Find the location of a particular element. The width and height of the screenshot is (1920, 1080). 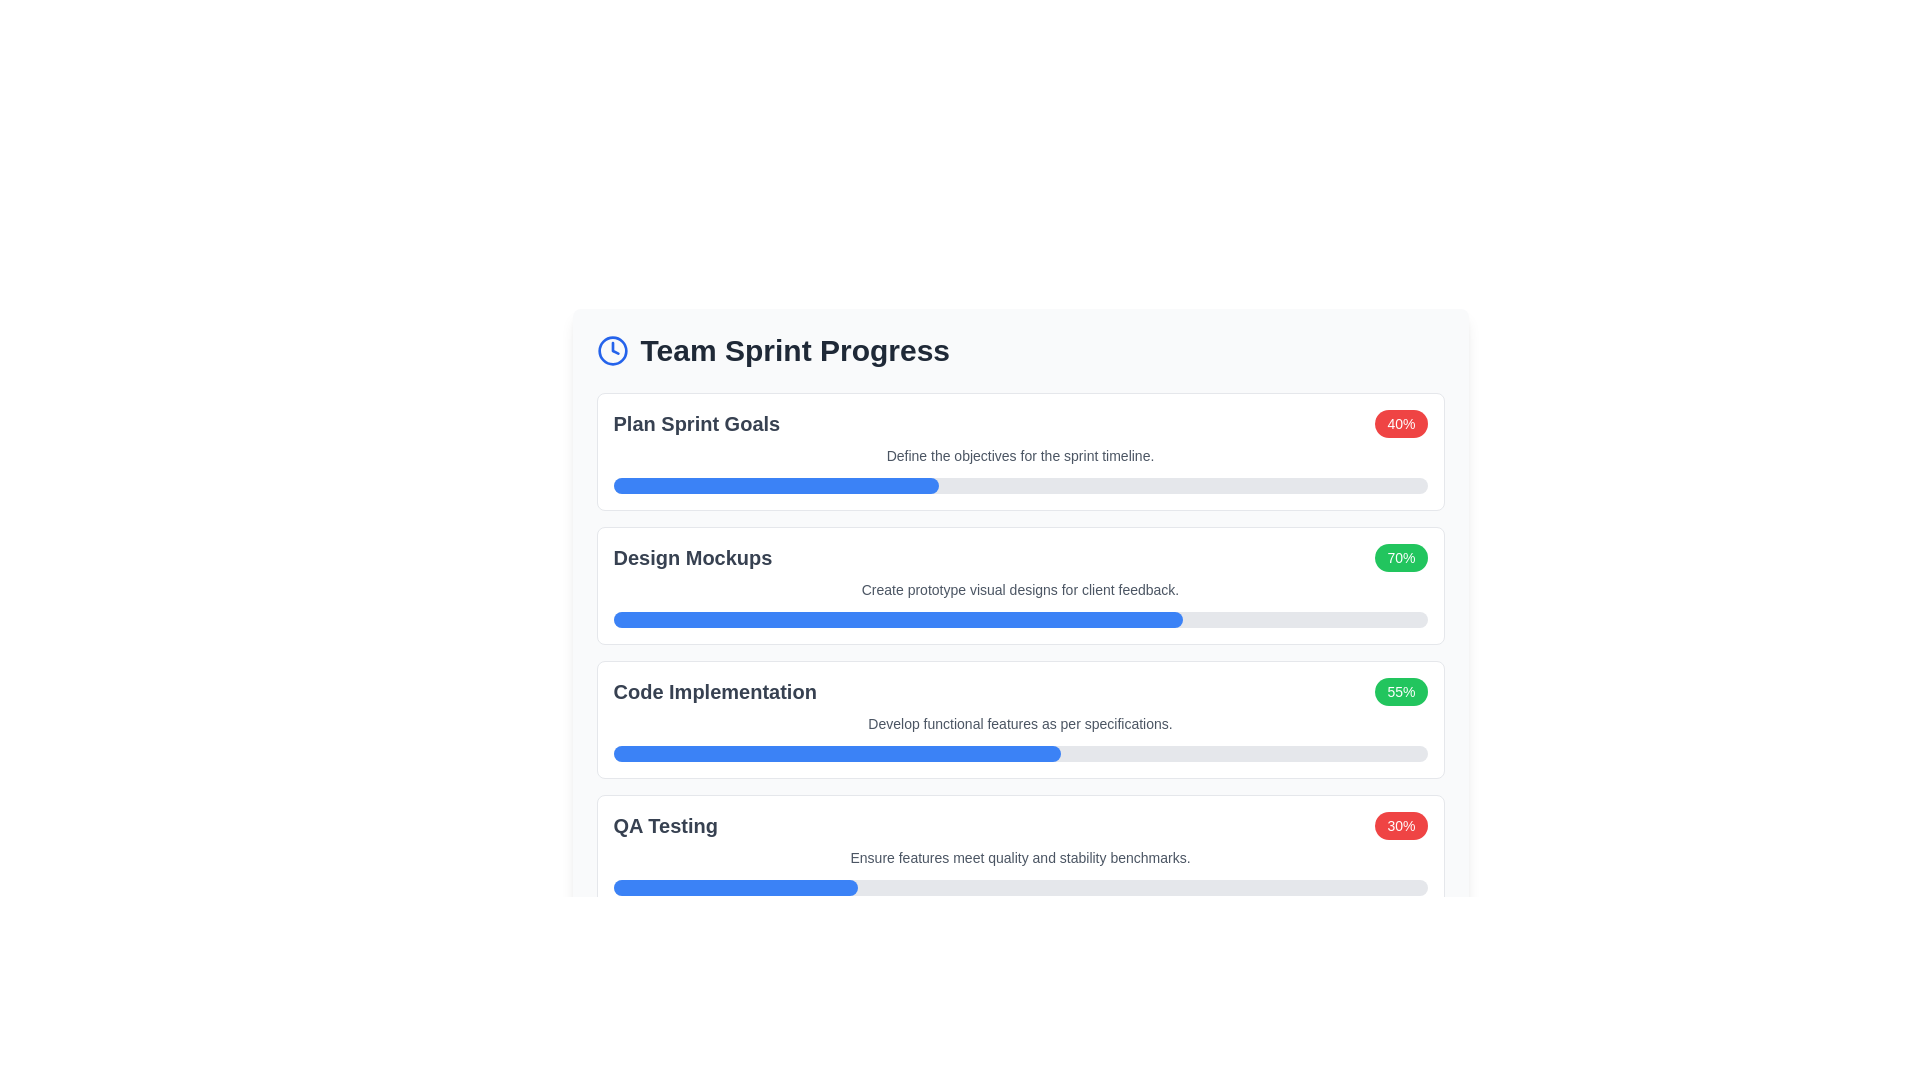

the static informational display titled 'Code Implementation' which includes a progress indicator showing '55%' is located at coordinates (1020, 690).